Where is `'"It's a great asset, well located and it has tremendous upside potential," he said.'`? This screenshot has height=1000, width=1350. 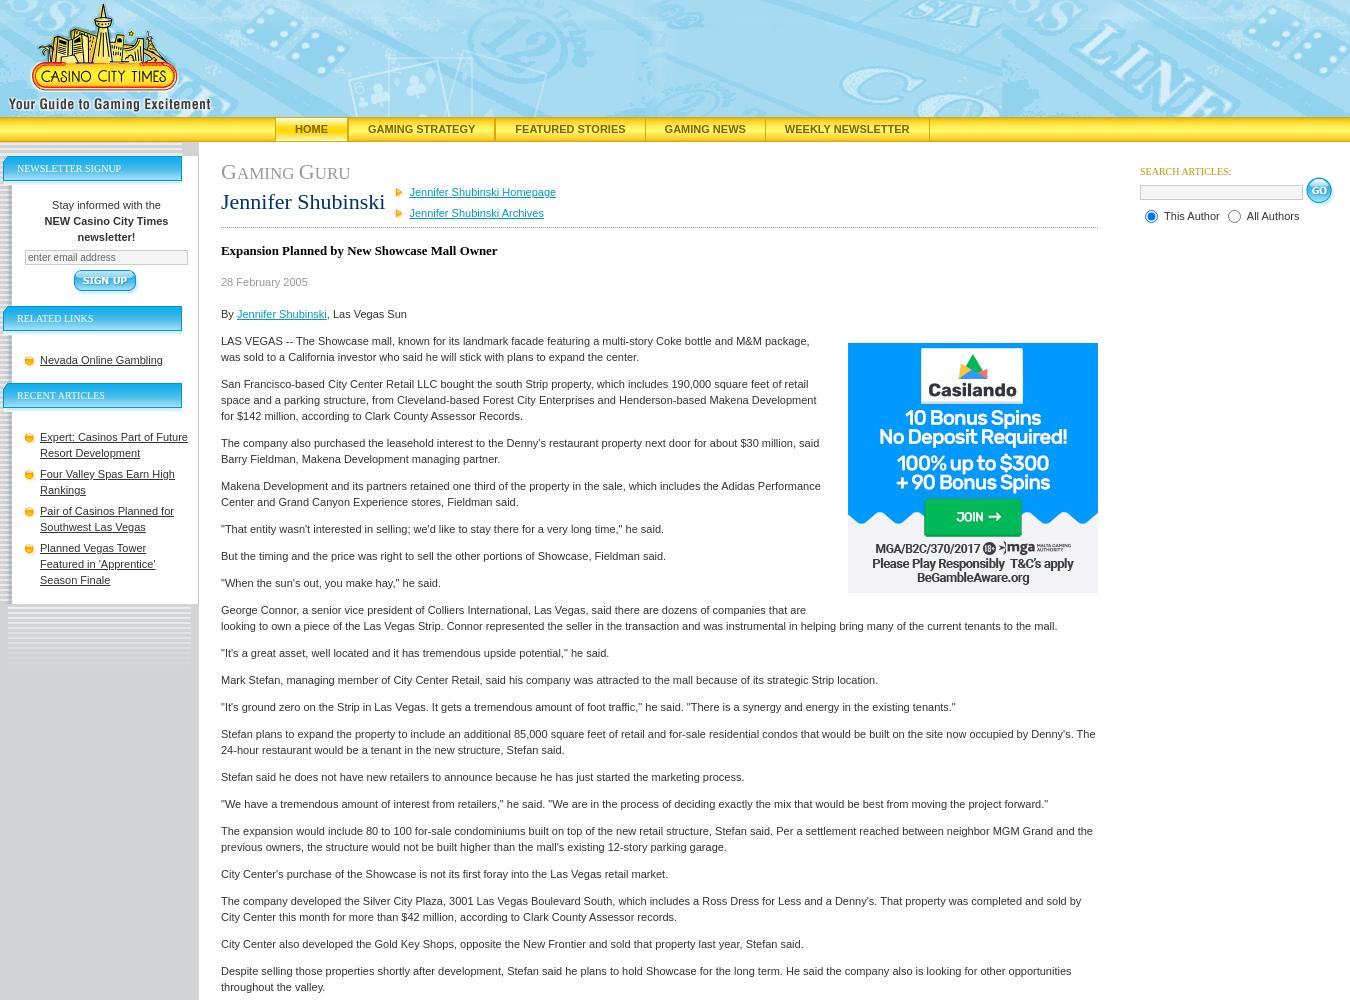 '"It's a great asset, well located and it has tremendous upside potential," he said.' is located at coordinates (220, 652).